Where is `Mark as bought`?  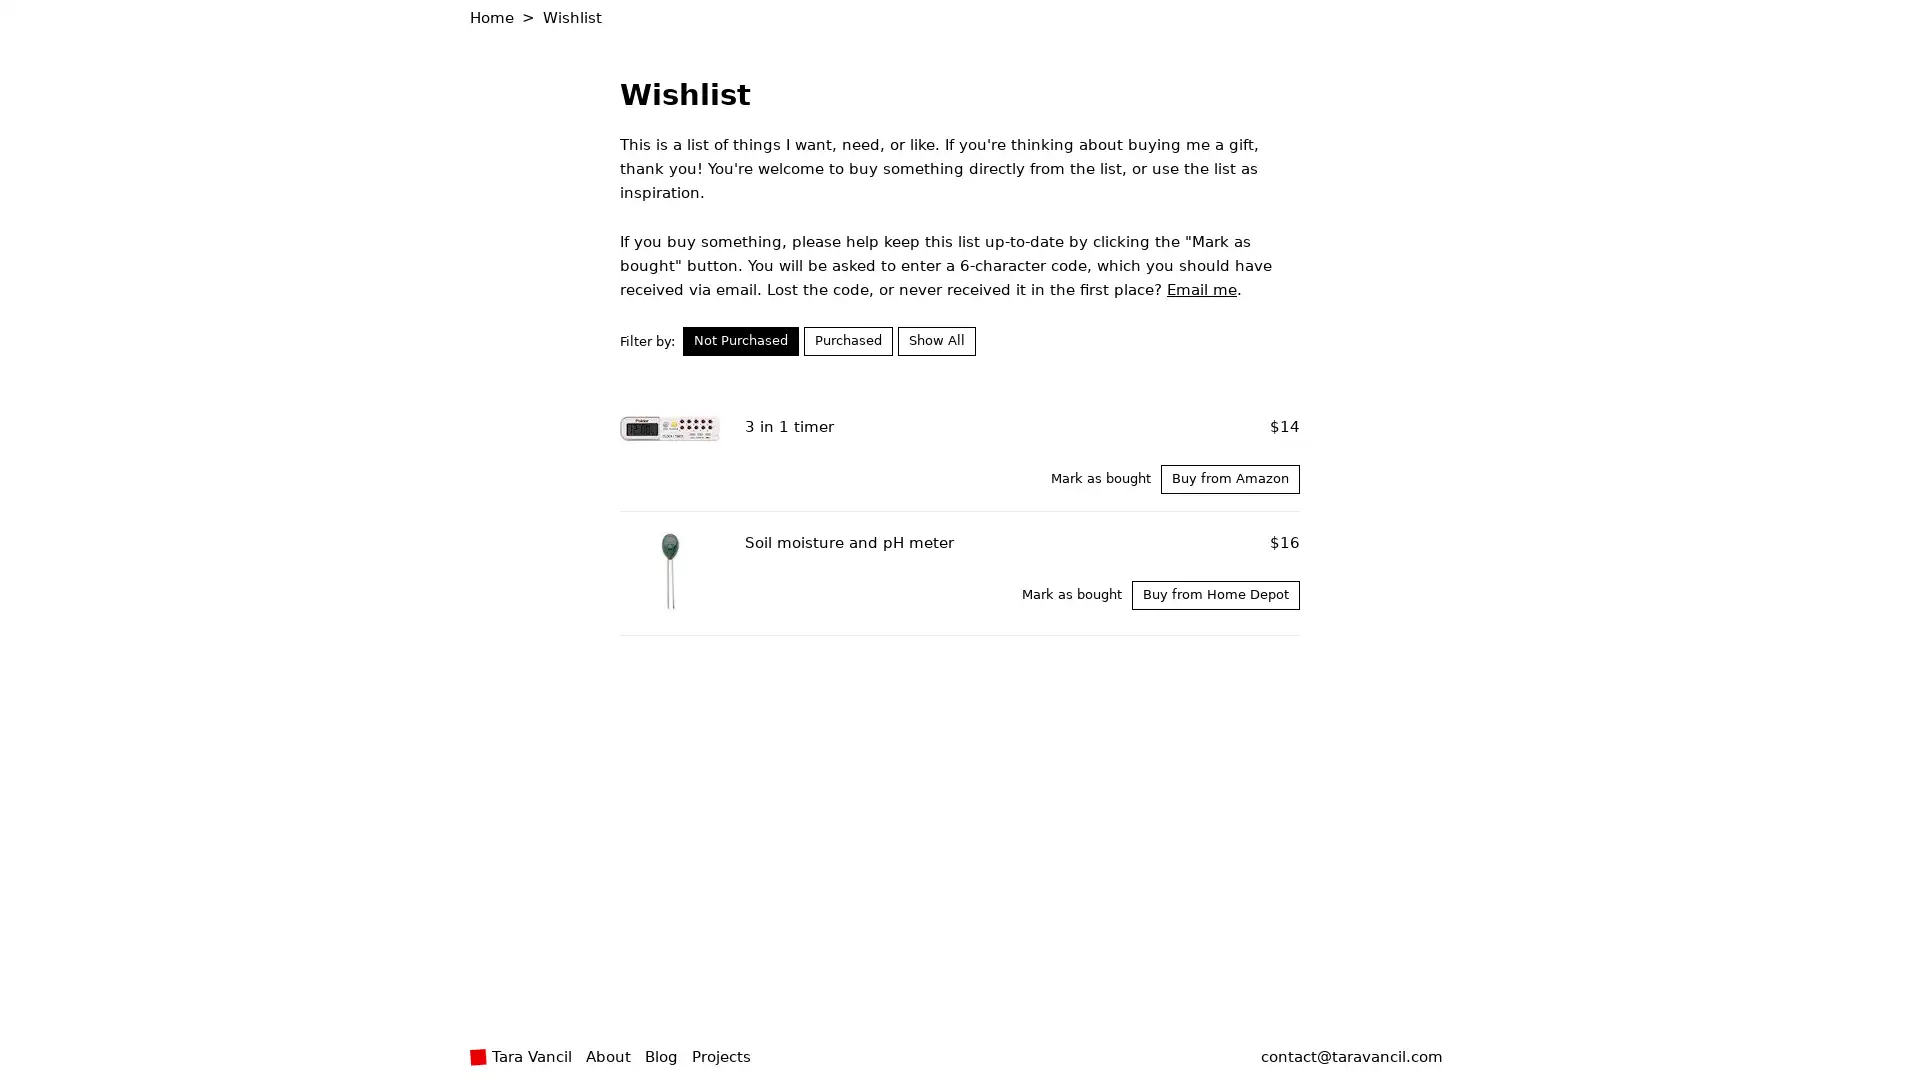 Mark as bought is located at coordinates (1099, 478).